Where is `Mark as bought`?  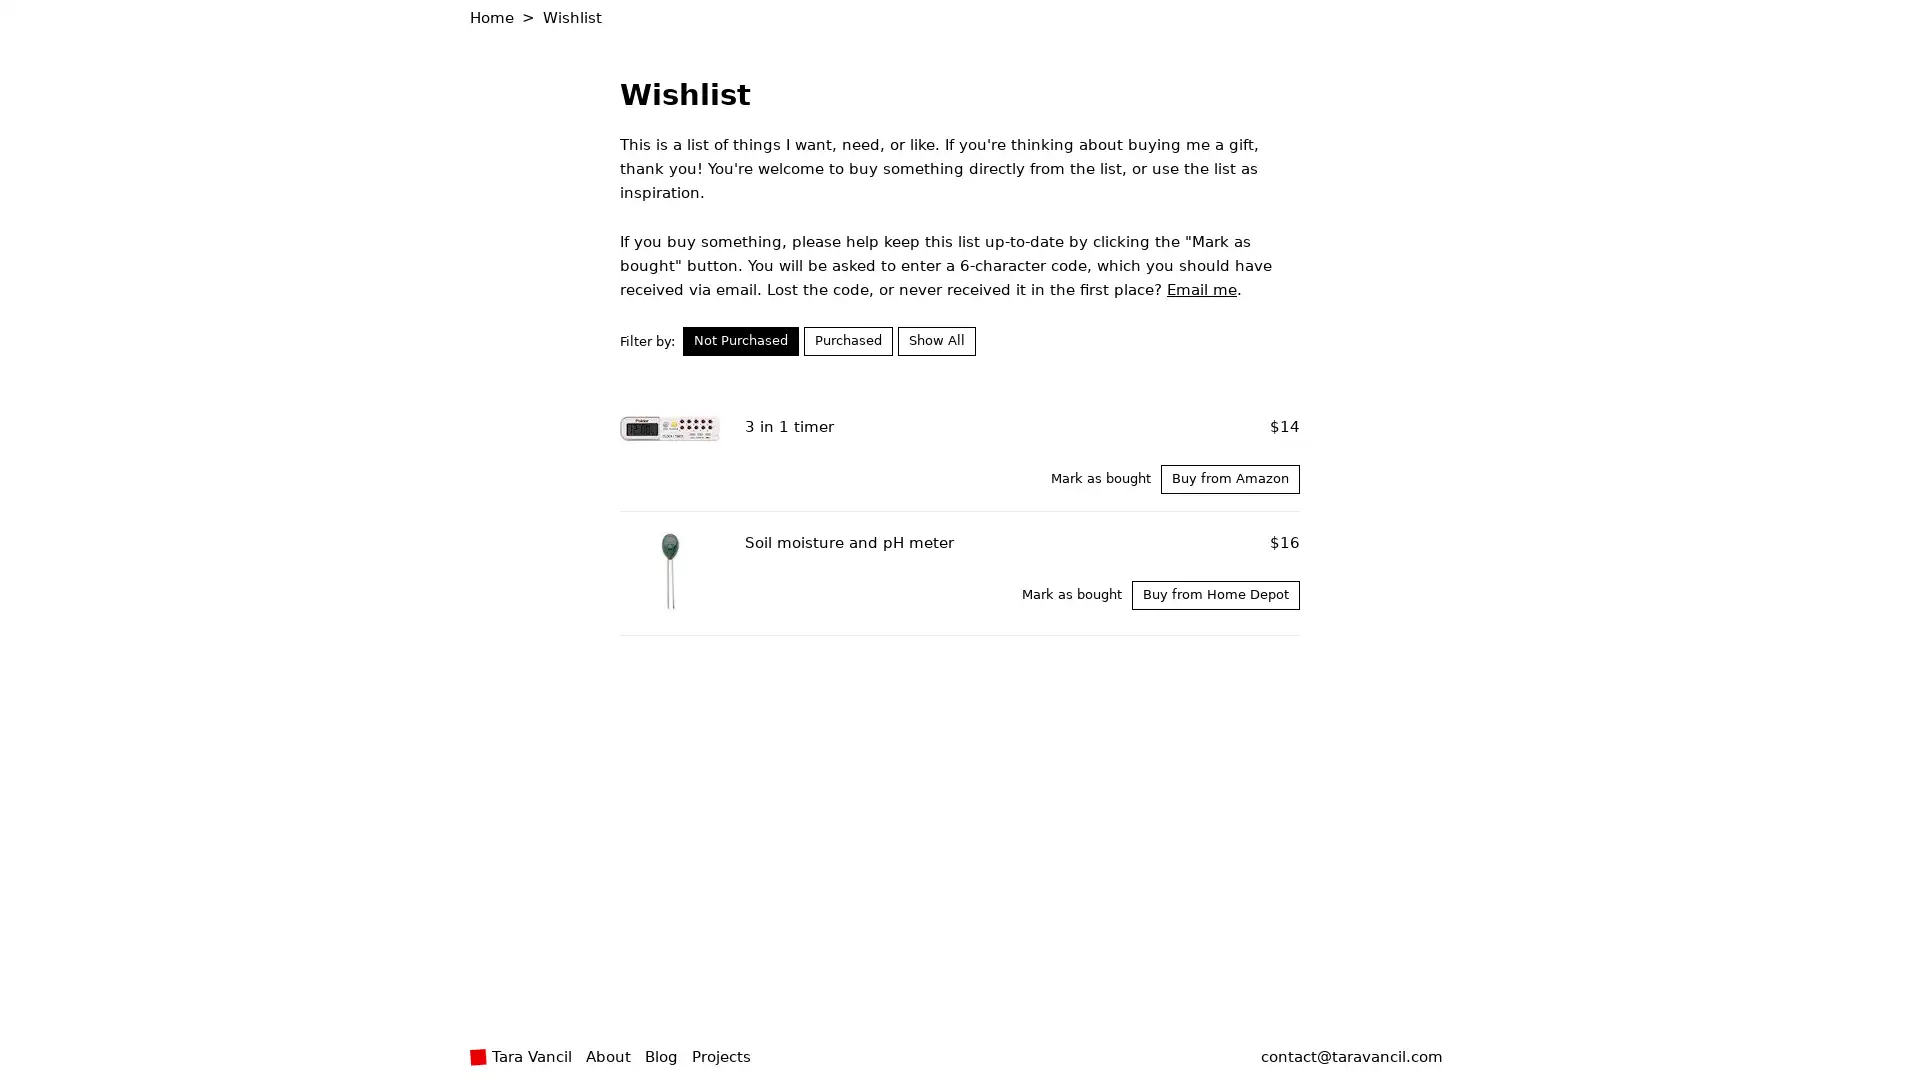 Mark as bought is located at coordinates (1099, 478).